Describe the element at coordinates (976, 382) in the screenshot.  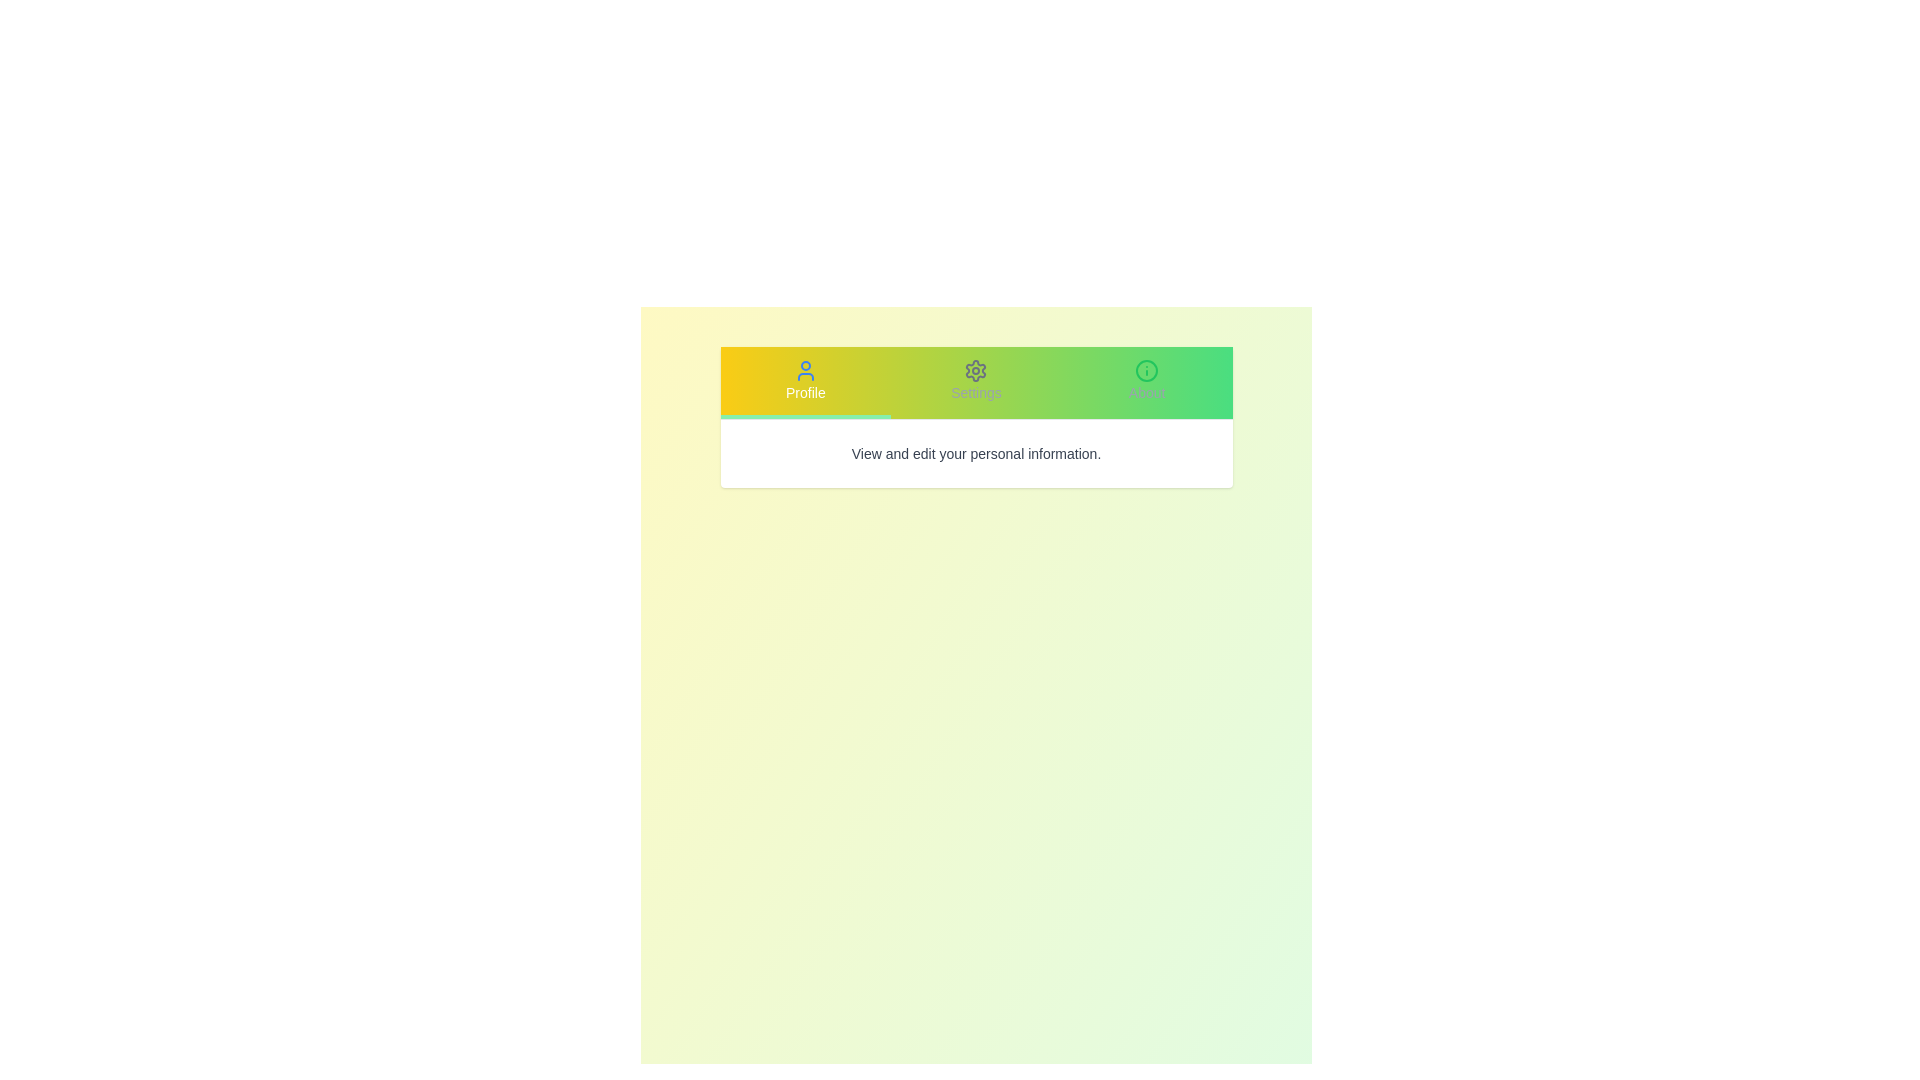
I see `the 'Settings' tab to view its content` at that location.